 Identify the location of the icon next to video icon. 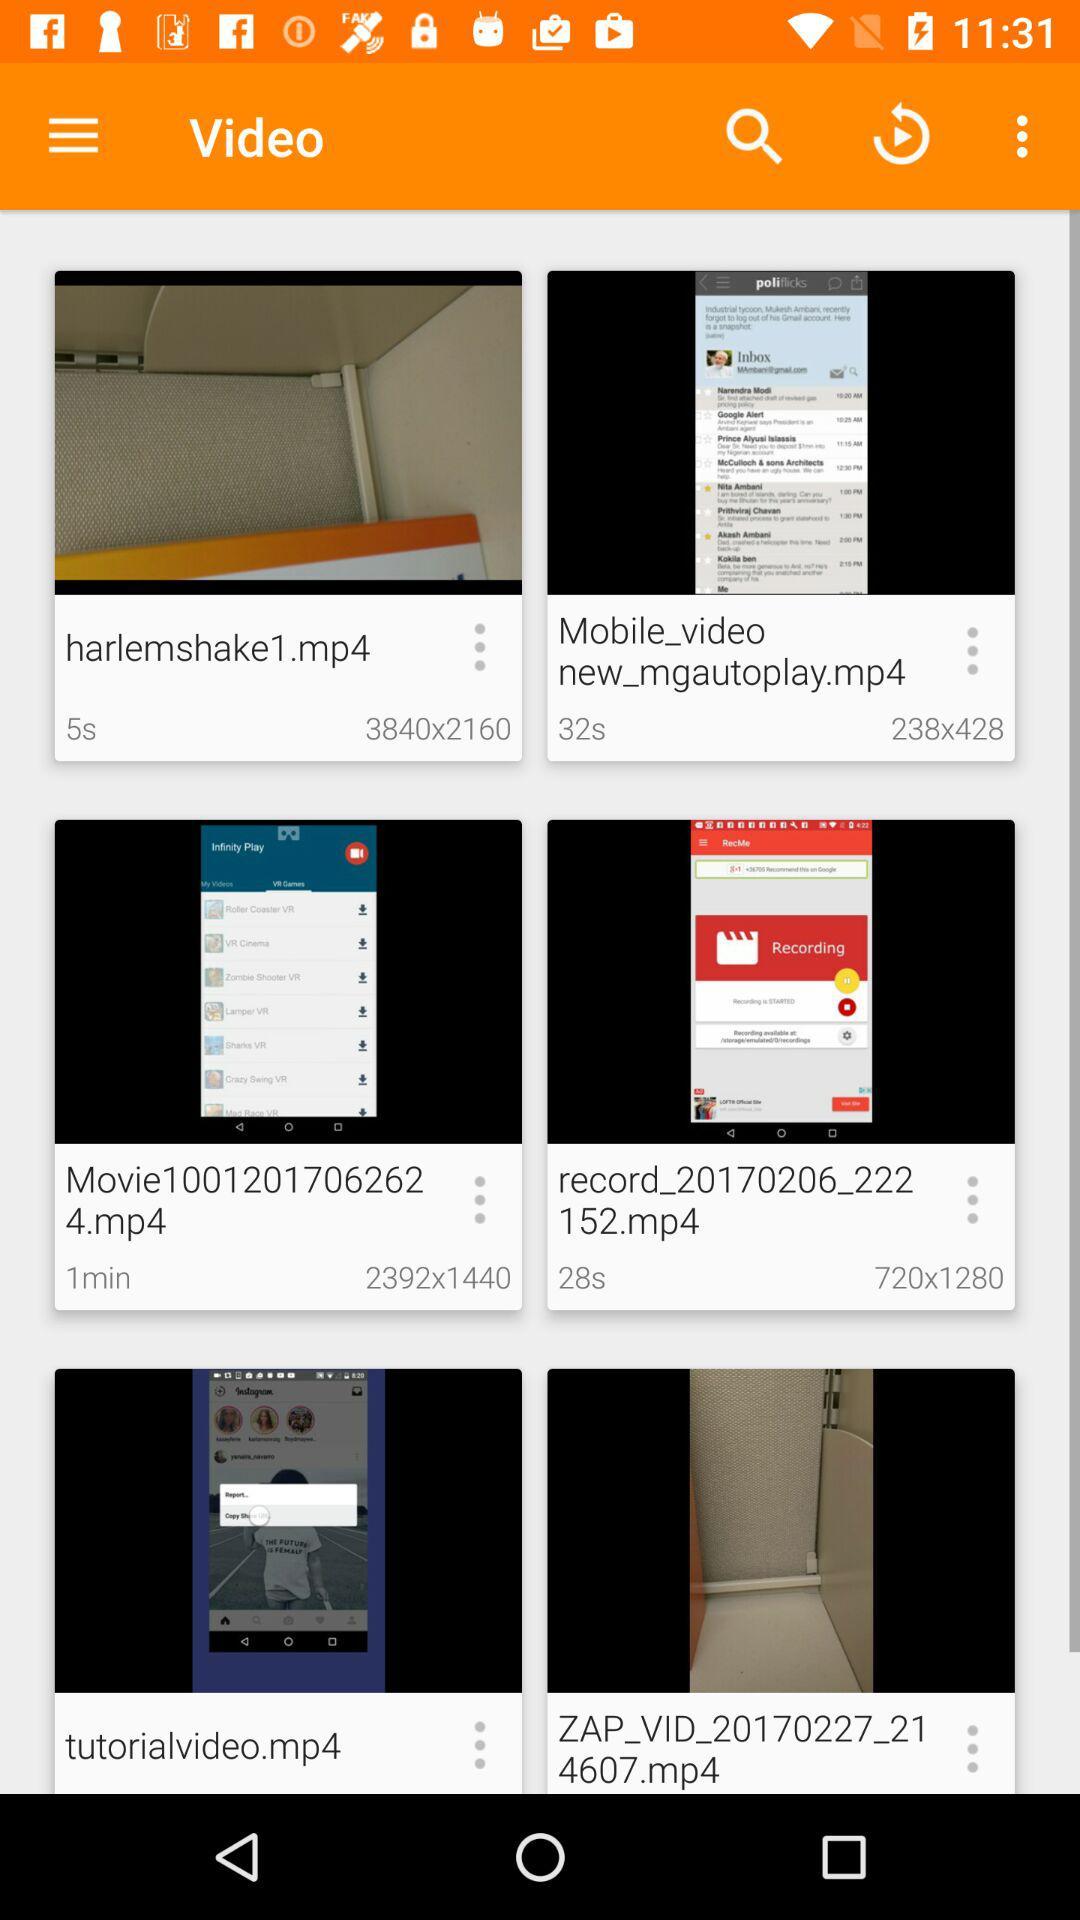
(754, 135).